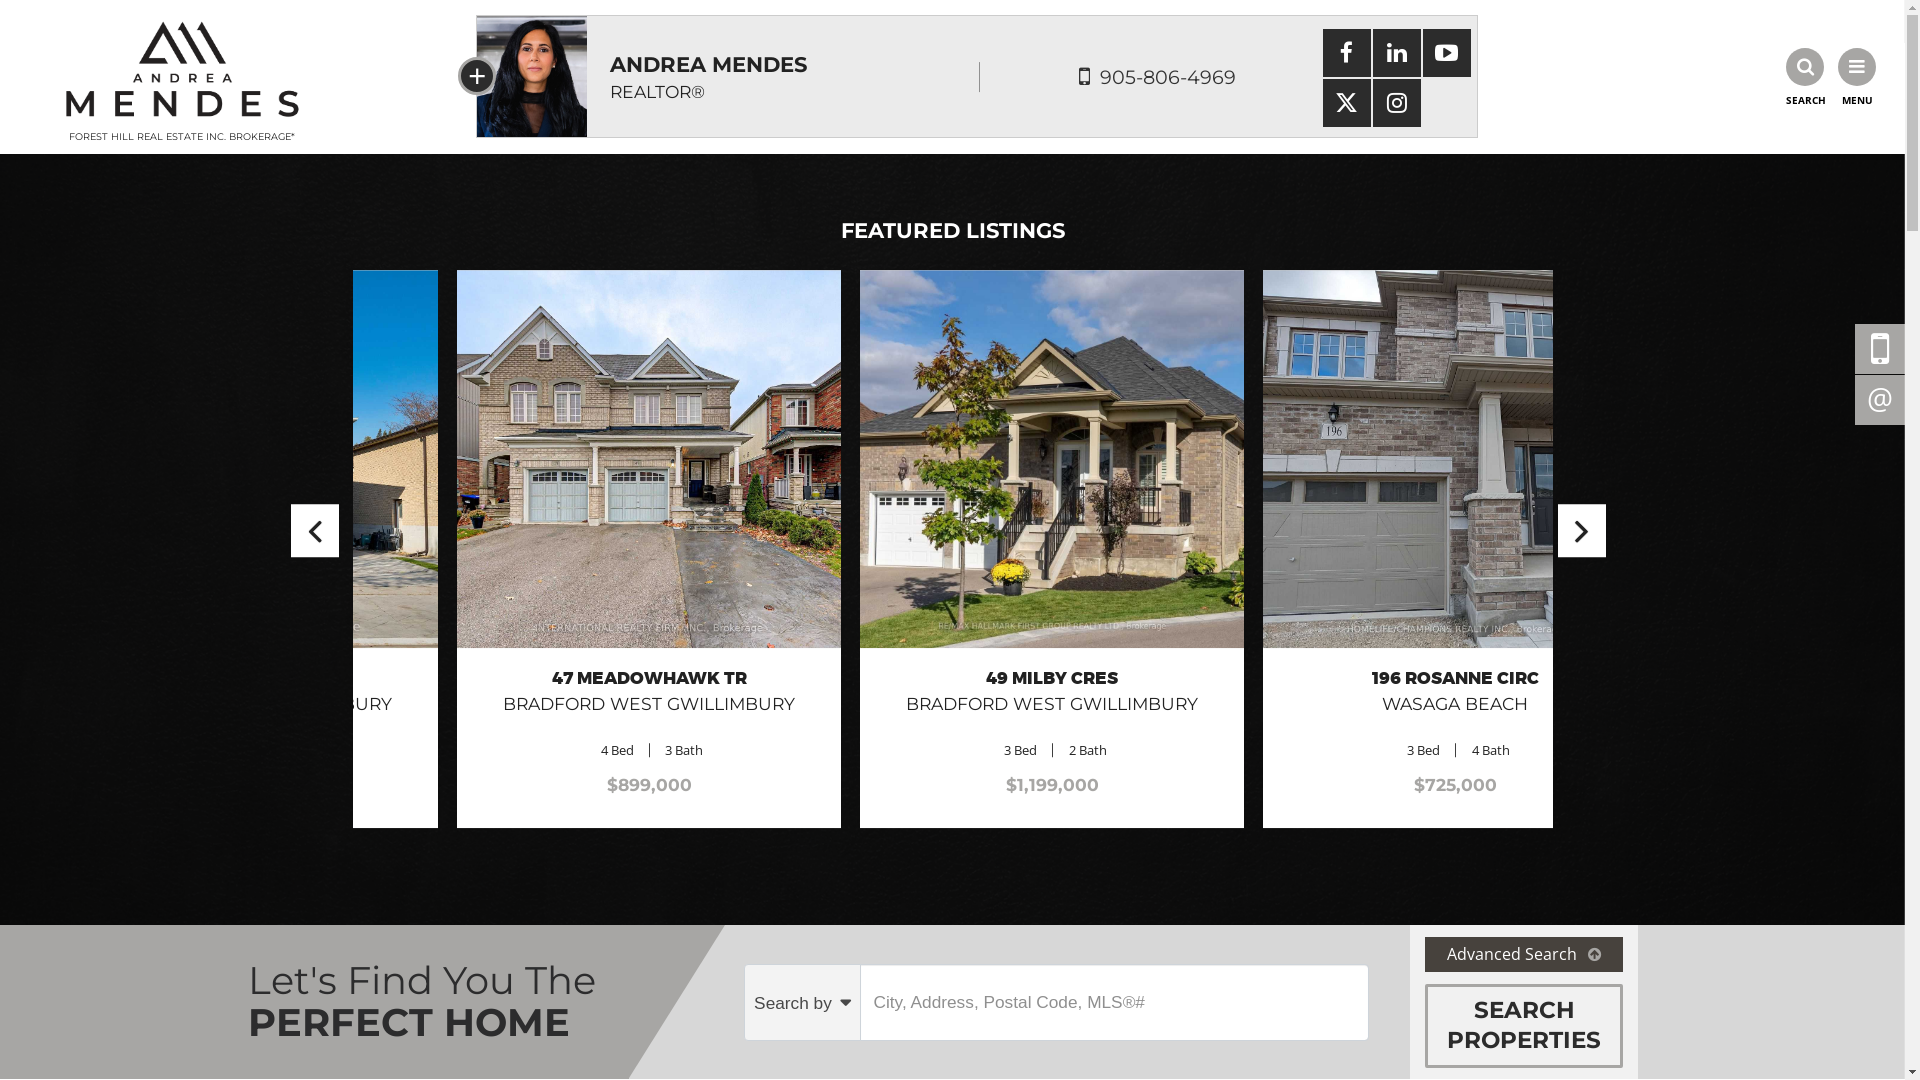 Image resolution: width=1920 pixels, height=1080 pixels. I want to click on 'Advanced Search', so click(1522, 953).